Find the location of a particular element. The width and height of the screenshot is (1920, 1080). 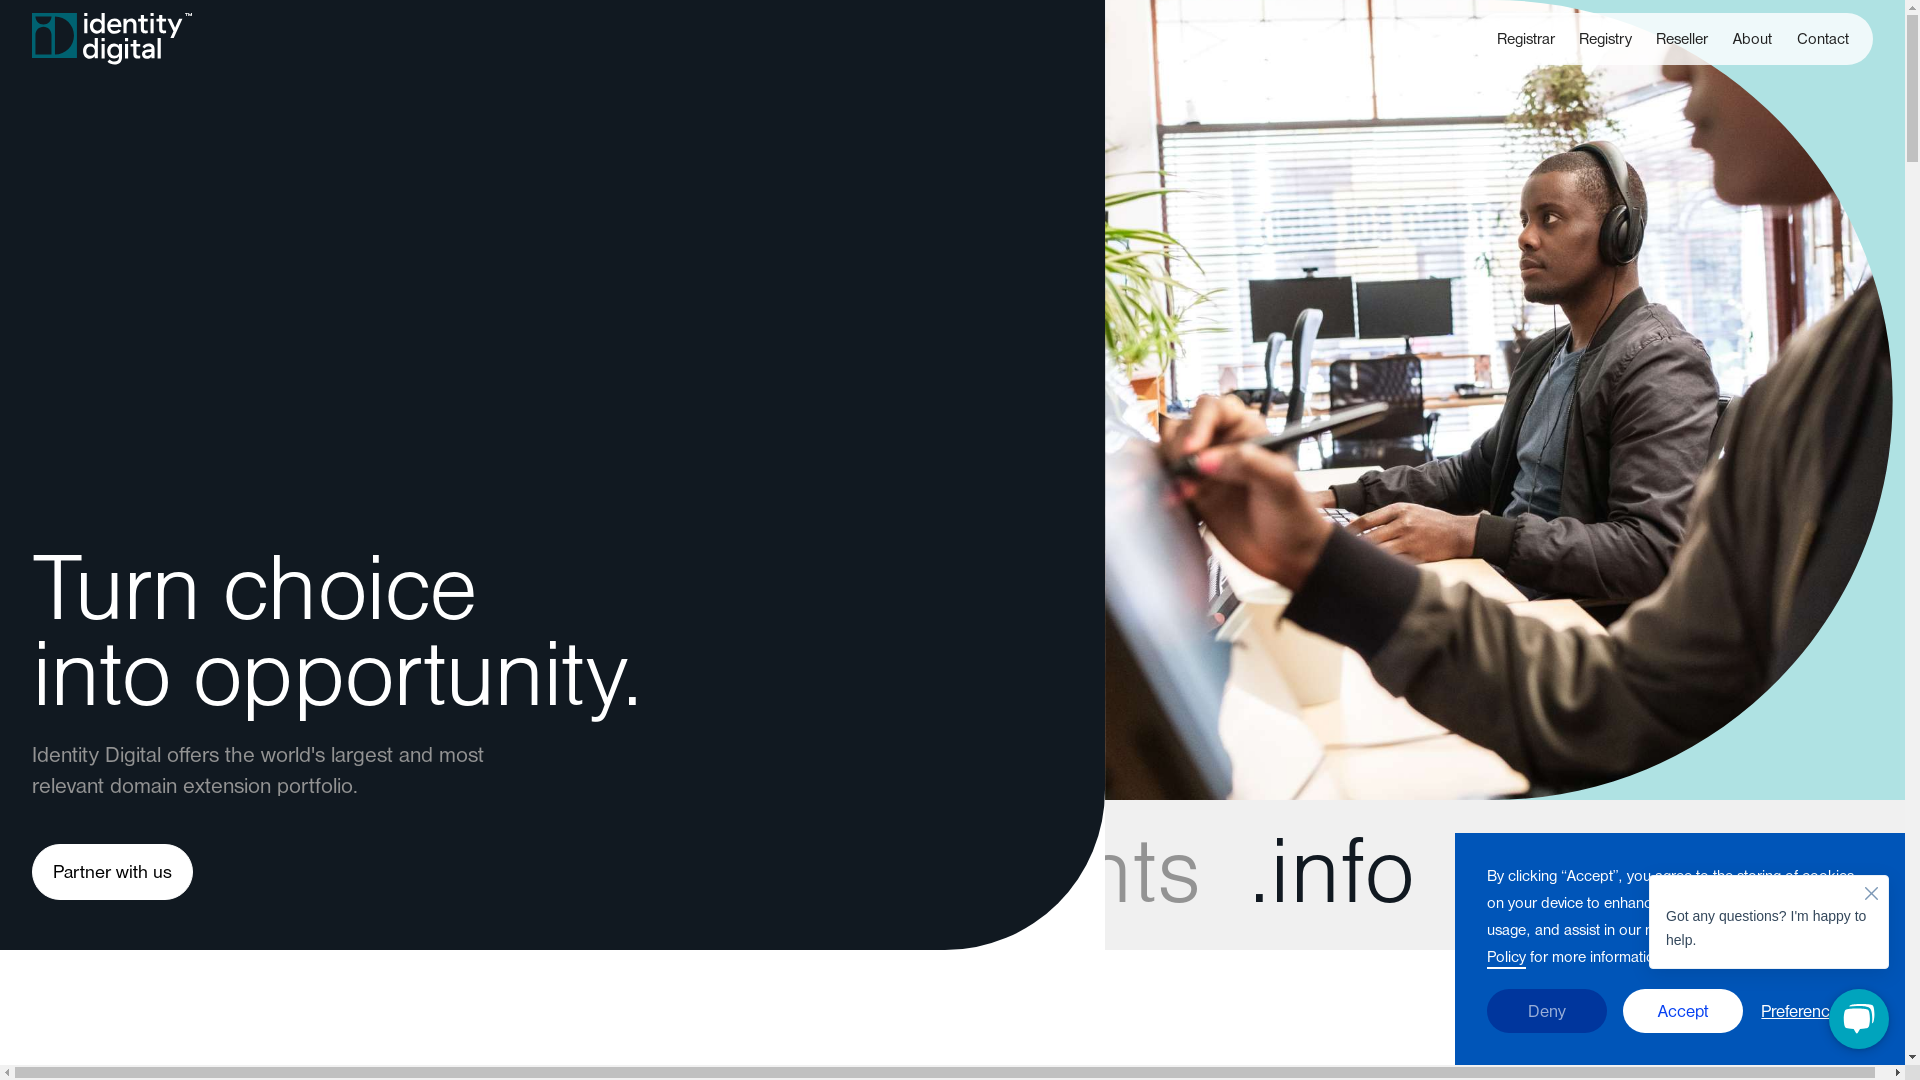

'Preferences' is located at coordinates (1804, 1010).